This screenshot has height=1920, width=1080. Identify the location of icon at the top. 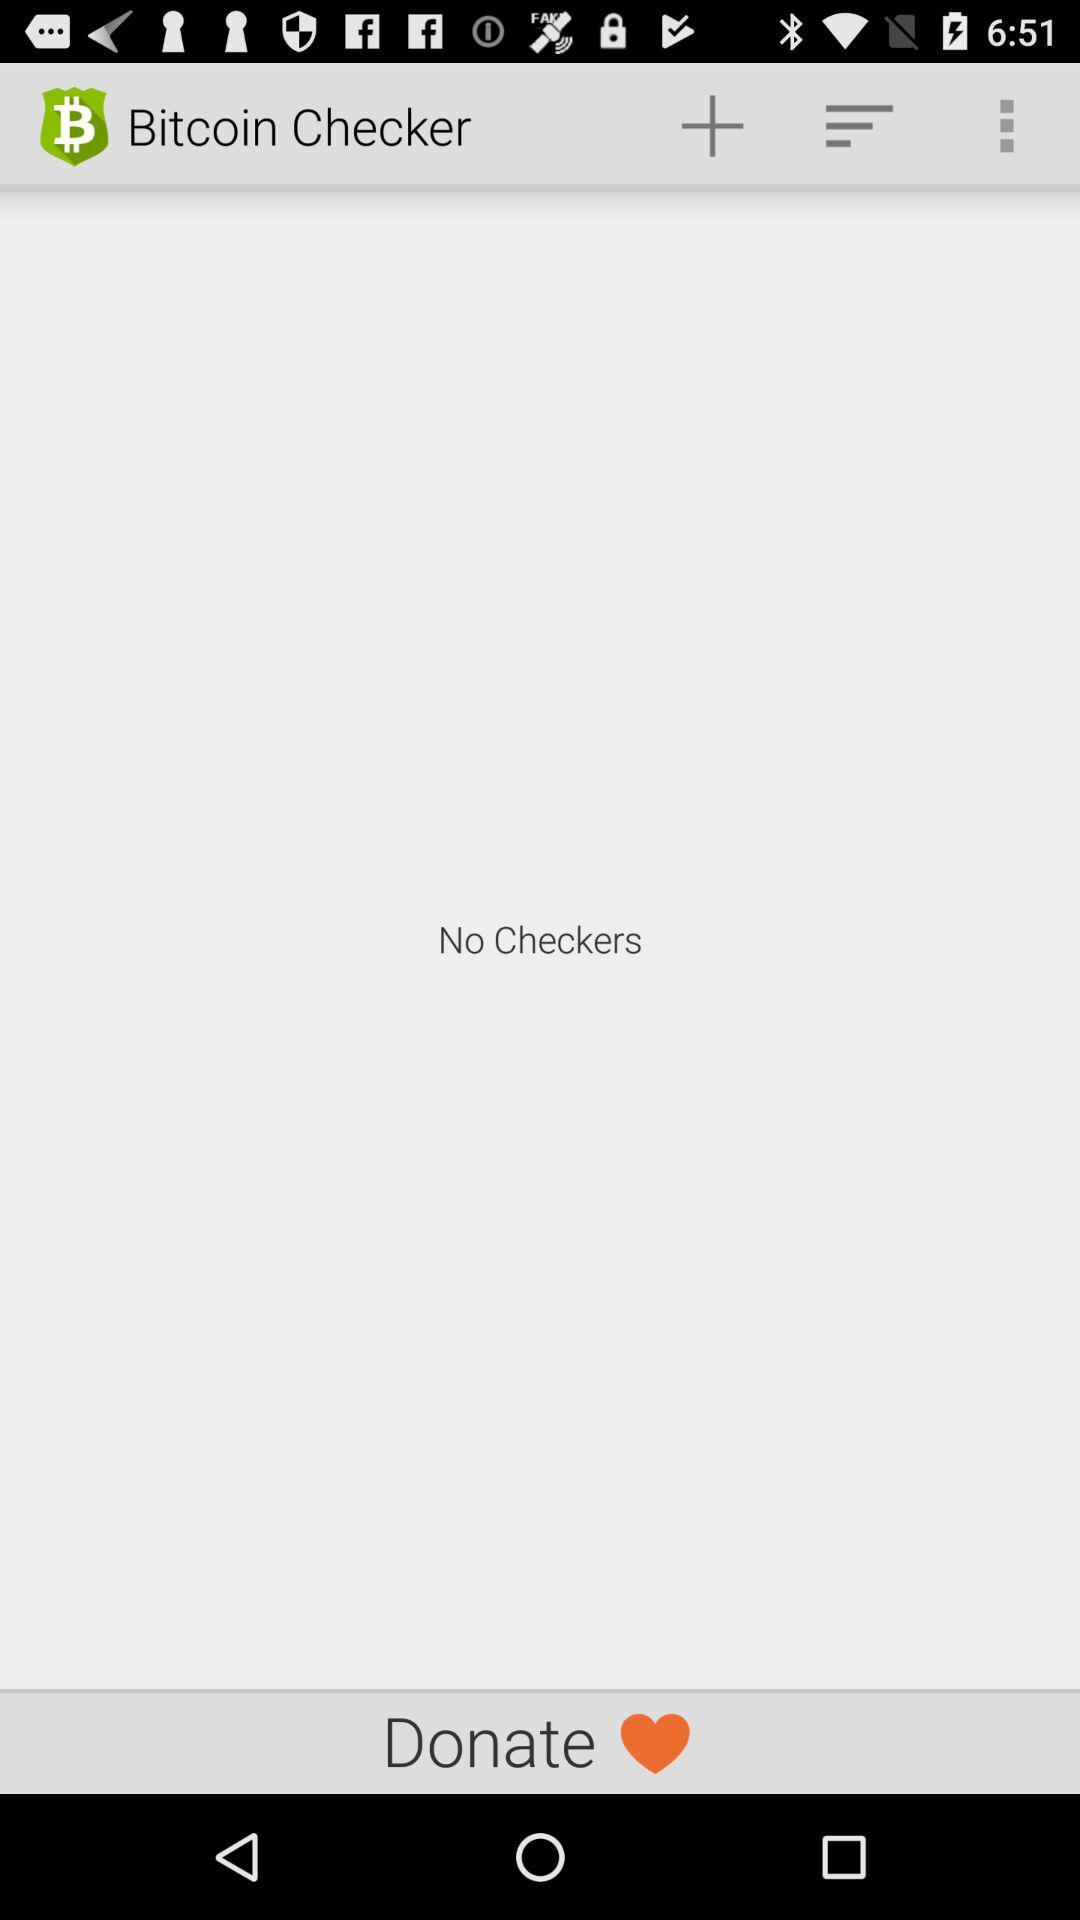
(711, 124).